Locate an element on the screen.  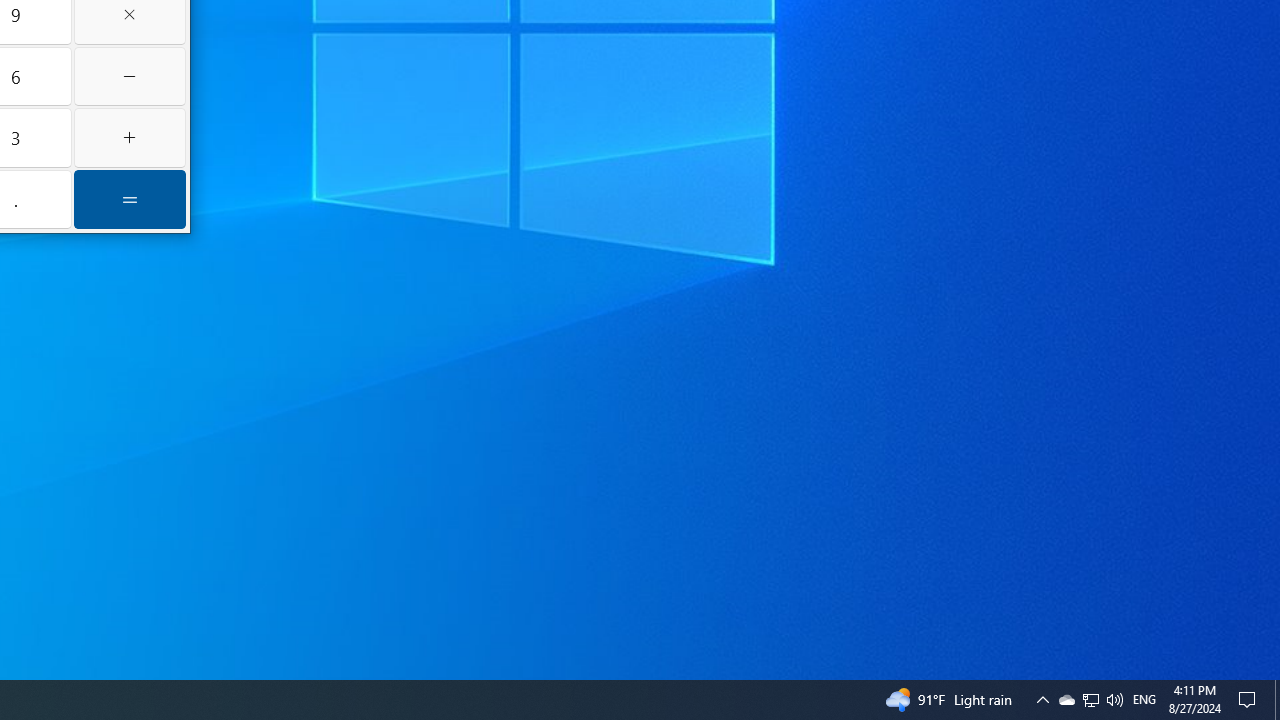
'User Promoted Notification Area' is located at coordinates (1090, 698).